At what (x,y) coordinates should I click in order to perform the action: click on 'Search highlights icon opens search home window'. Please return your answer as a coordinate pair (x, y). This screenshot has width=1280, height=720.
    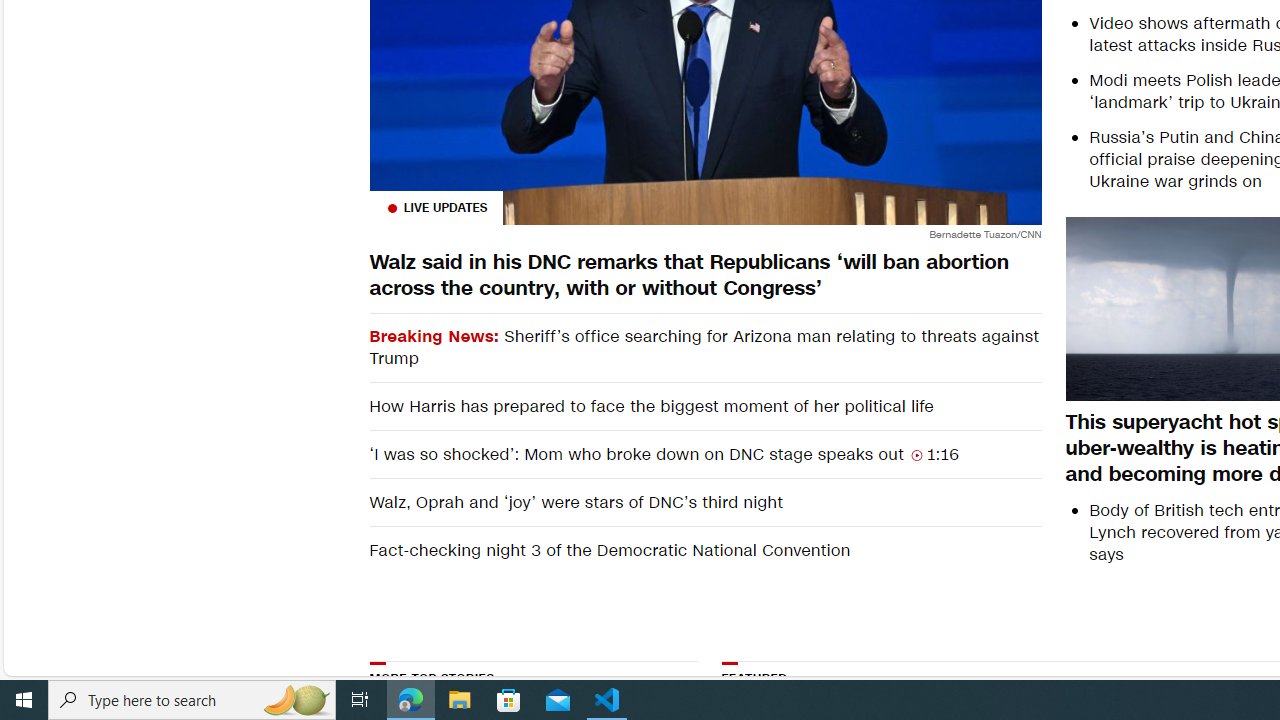
    Looking at the image, I should click on (294, 698).